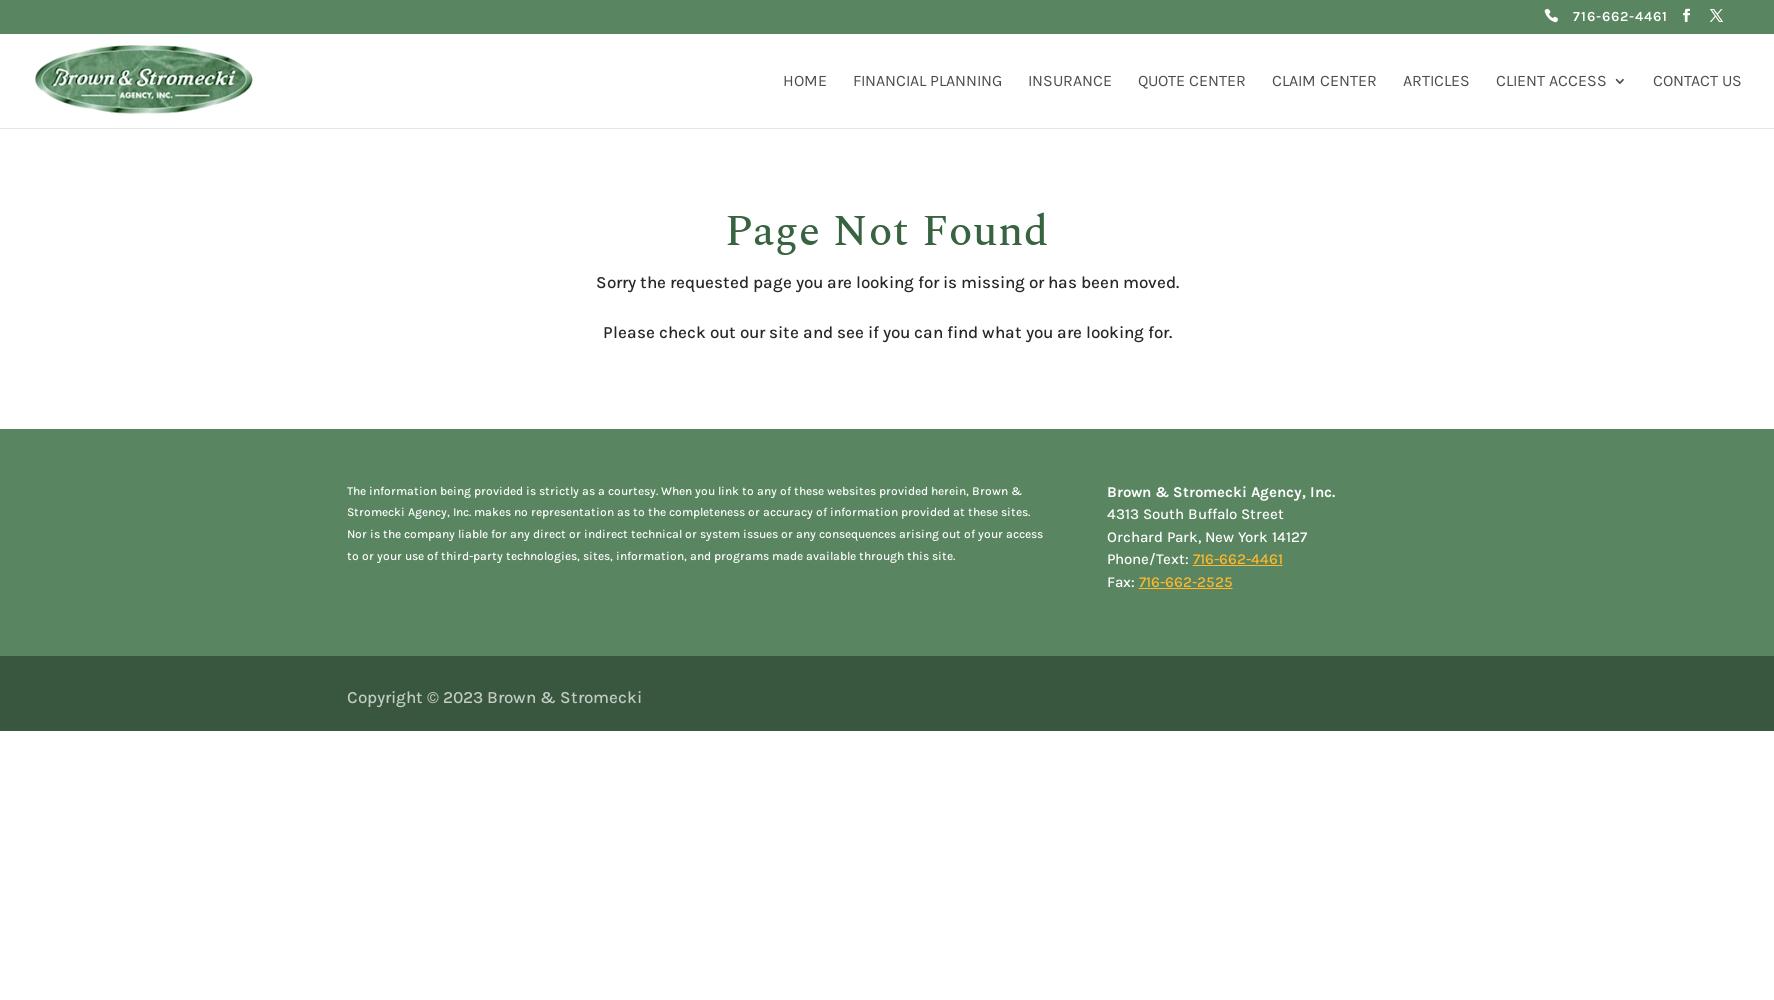  I want to click on '716-662-2525', so click(1137, 580).